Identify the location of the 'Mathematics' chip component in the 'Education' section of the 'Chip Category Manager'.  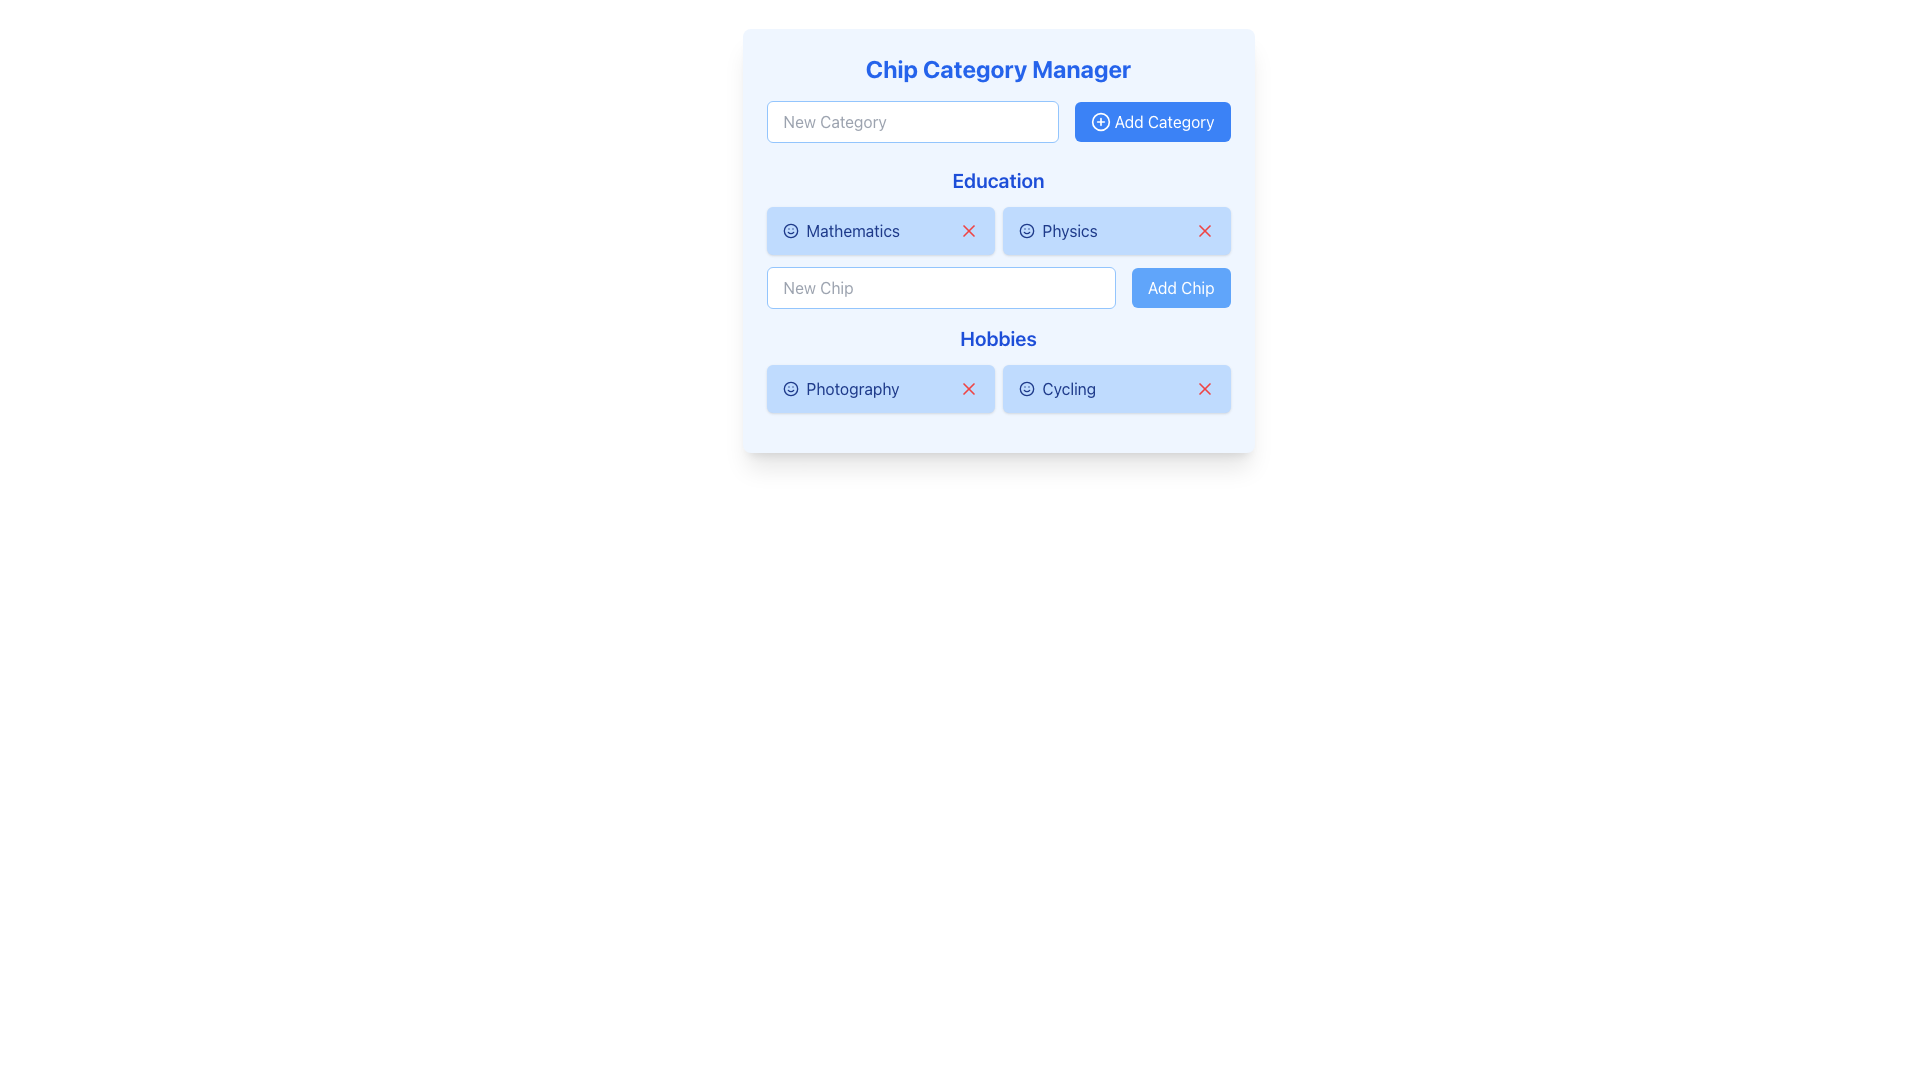
(880, 230).